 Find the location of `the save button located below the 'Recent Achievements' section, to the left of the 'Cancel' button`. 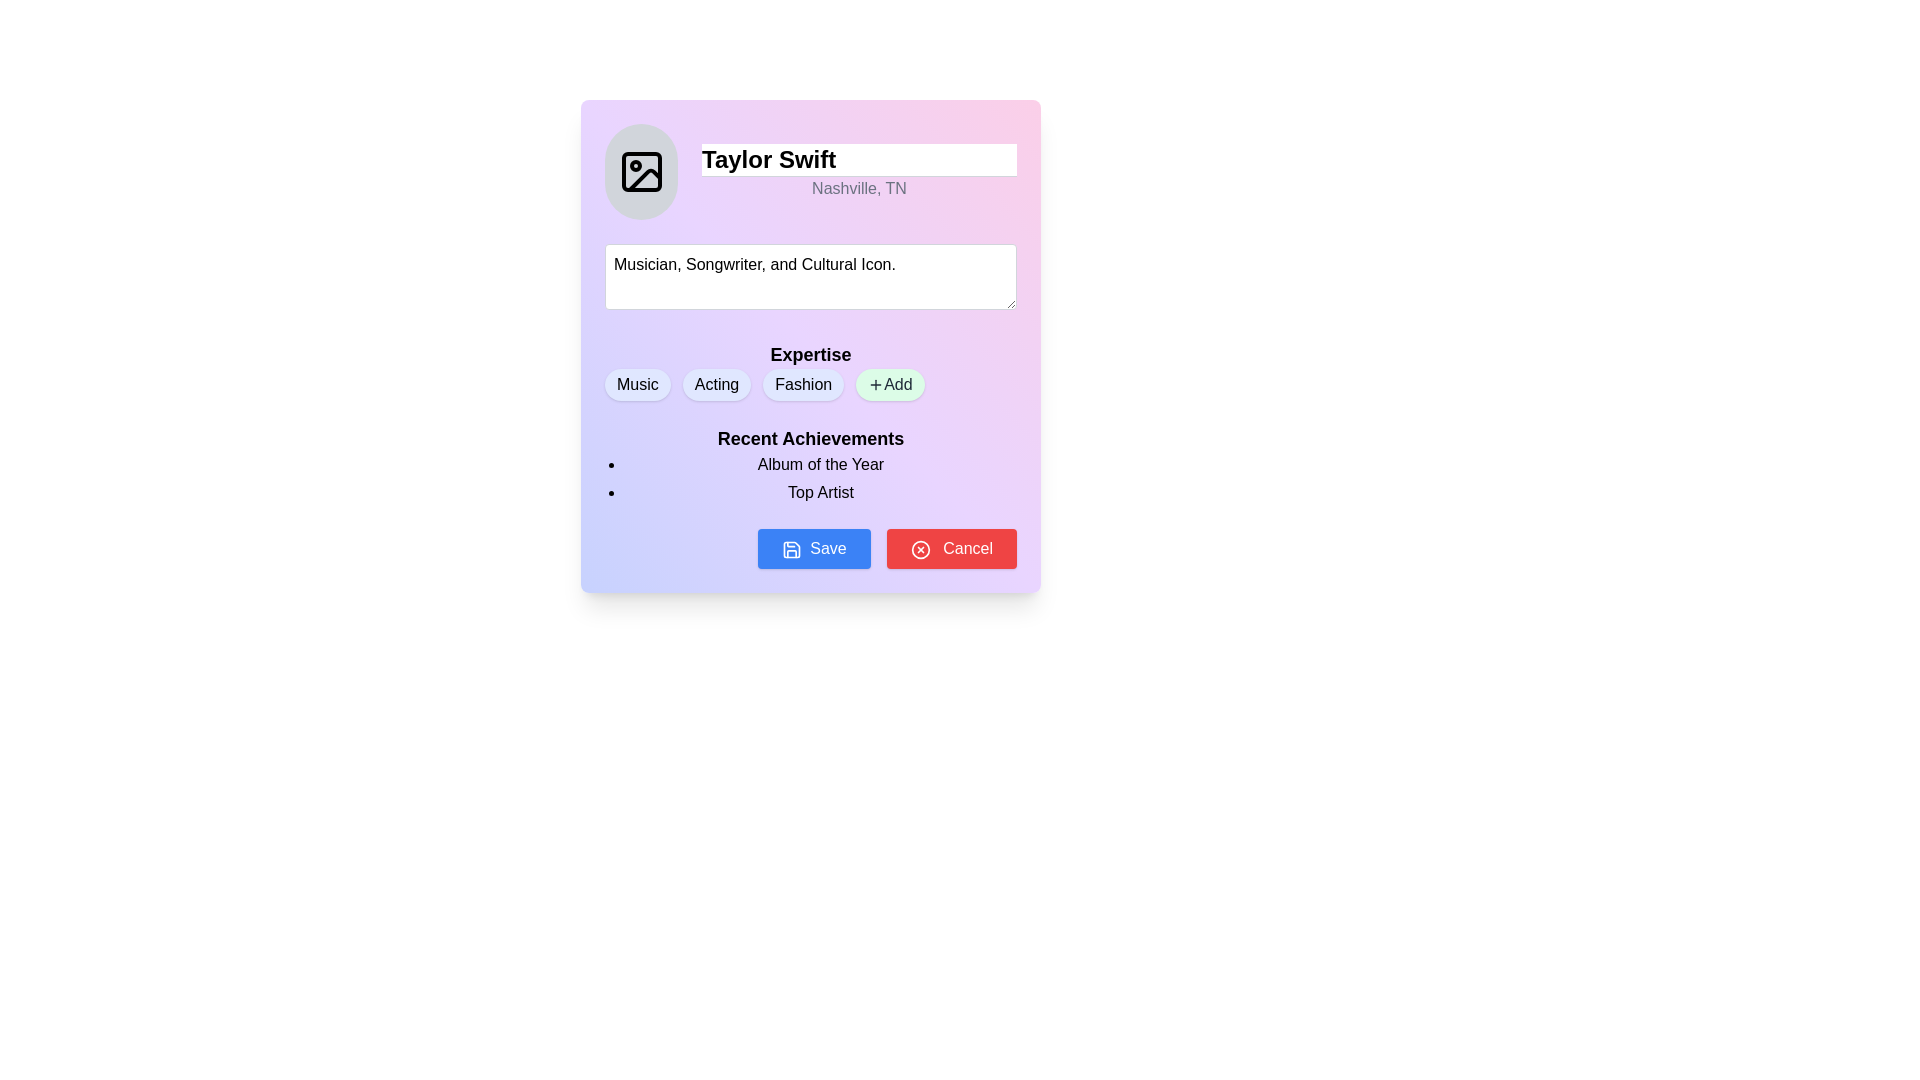

the save button located below the 'Recent Achievements' section, to the left of the 'Cancel' button is located at coordinates (791, 549).